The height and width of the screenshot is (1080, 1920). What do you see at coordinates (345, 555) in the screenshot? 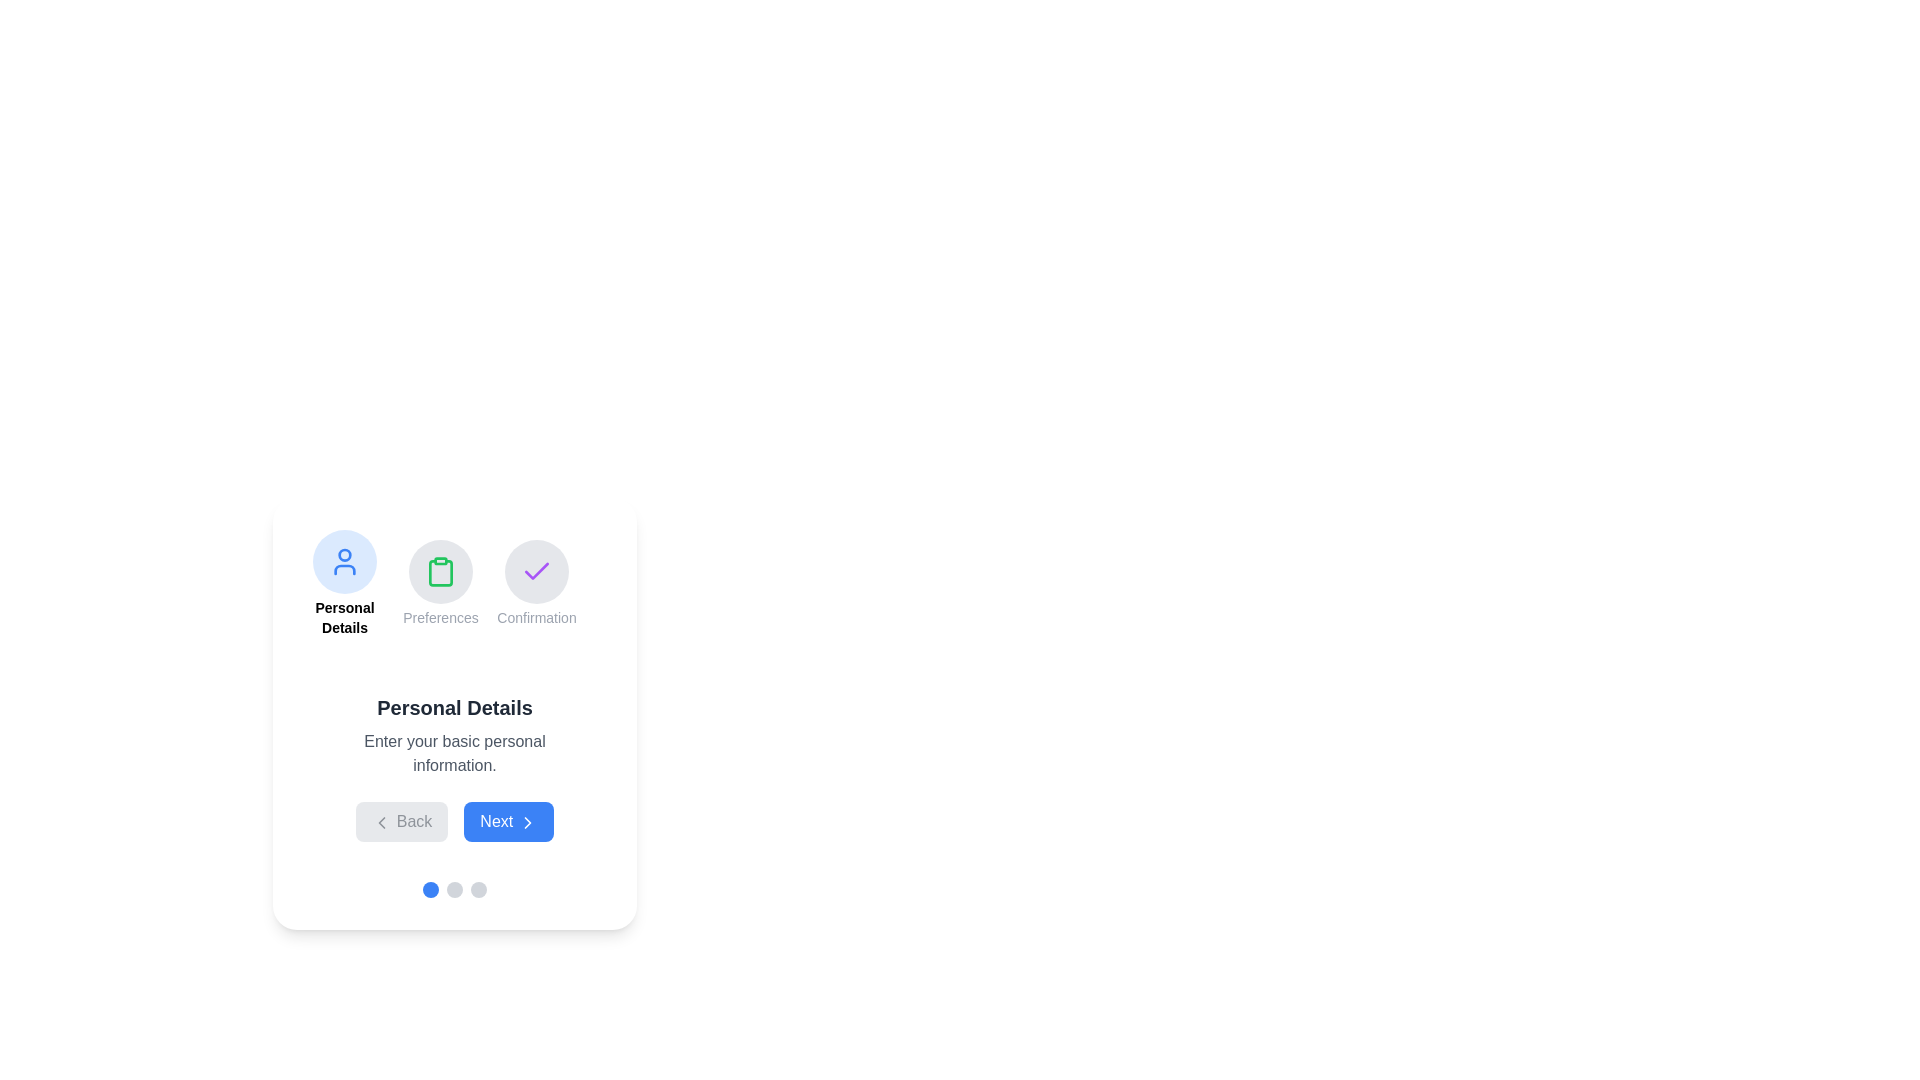
I see `the top circular component of the user icon in the header section of the card-style UI` at bounding box center [345, 555].